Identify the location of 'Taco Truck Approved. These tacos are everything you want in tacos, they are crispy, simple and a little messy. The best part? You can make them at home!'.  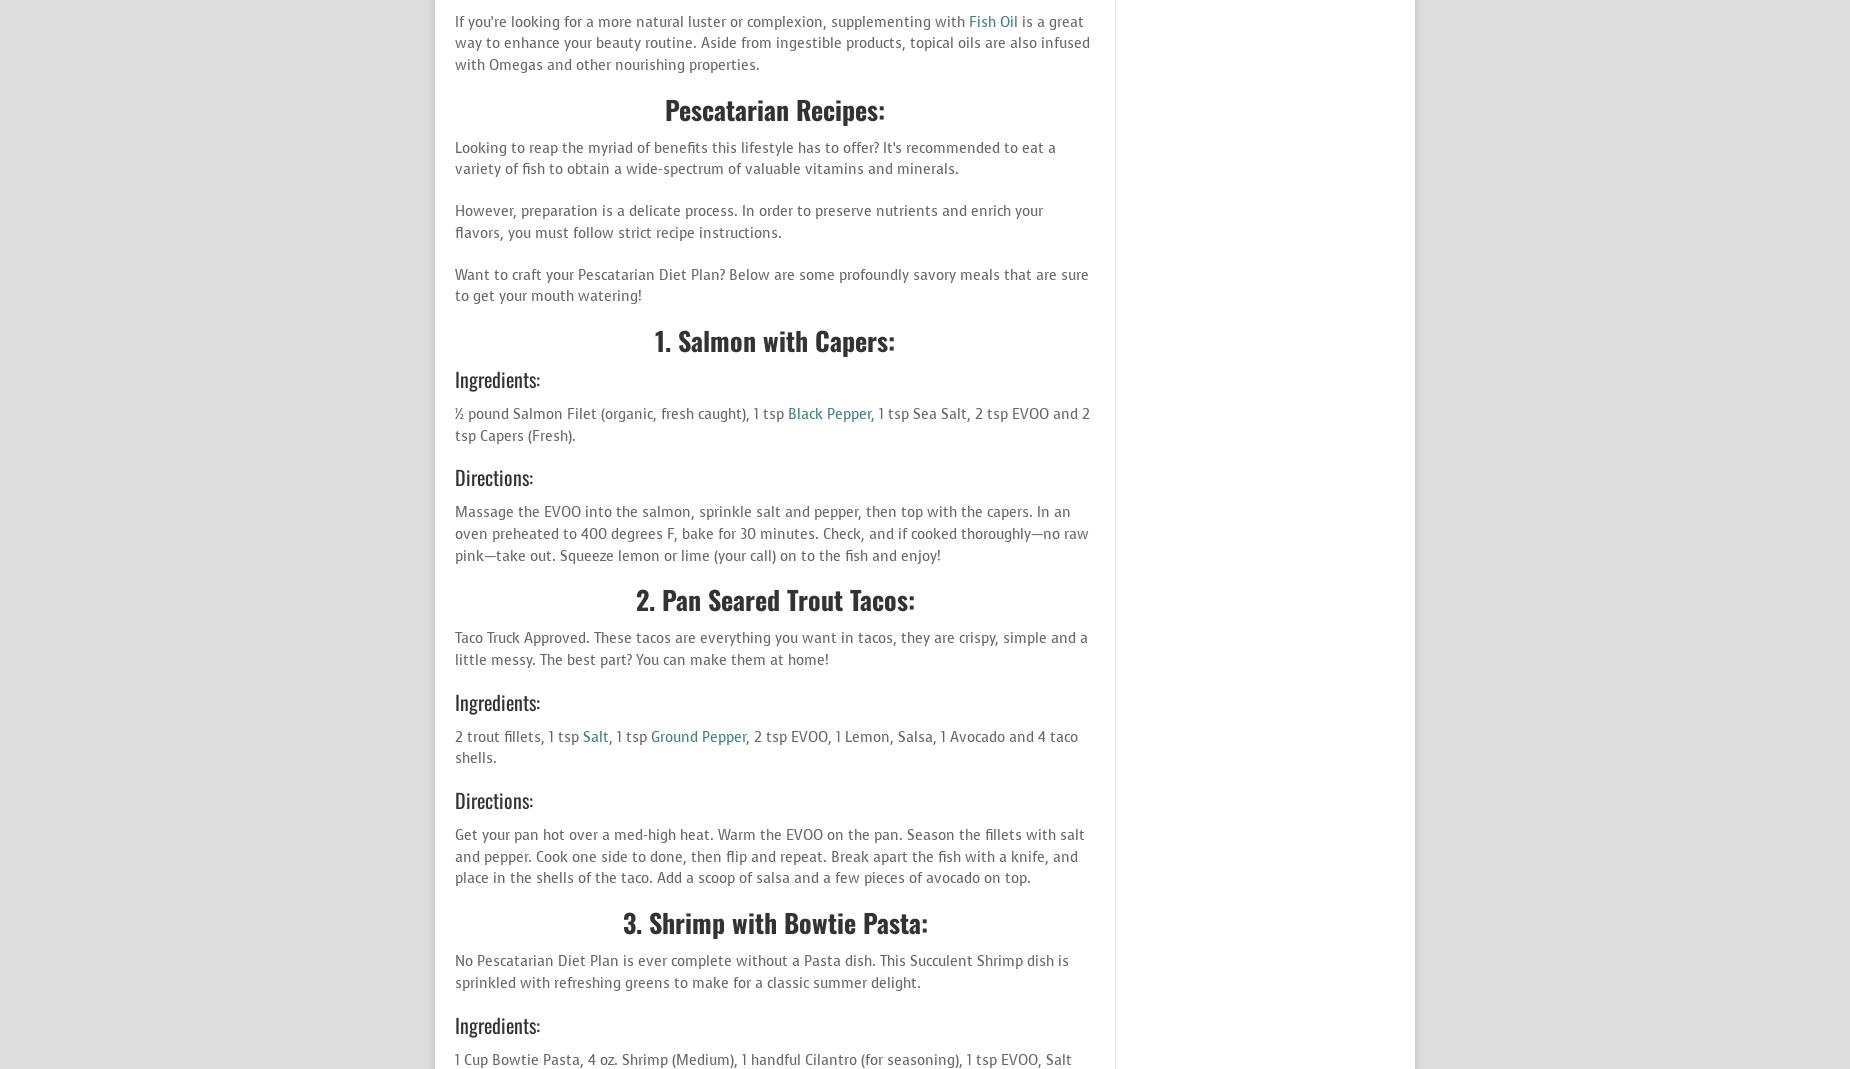
(453, 648).